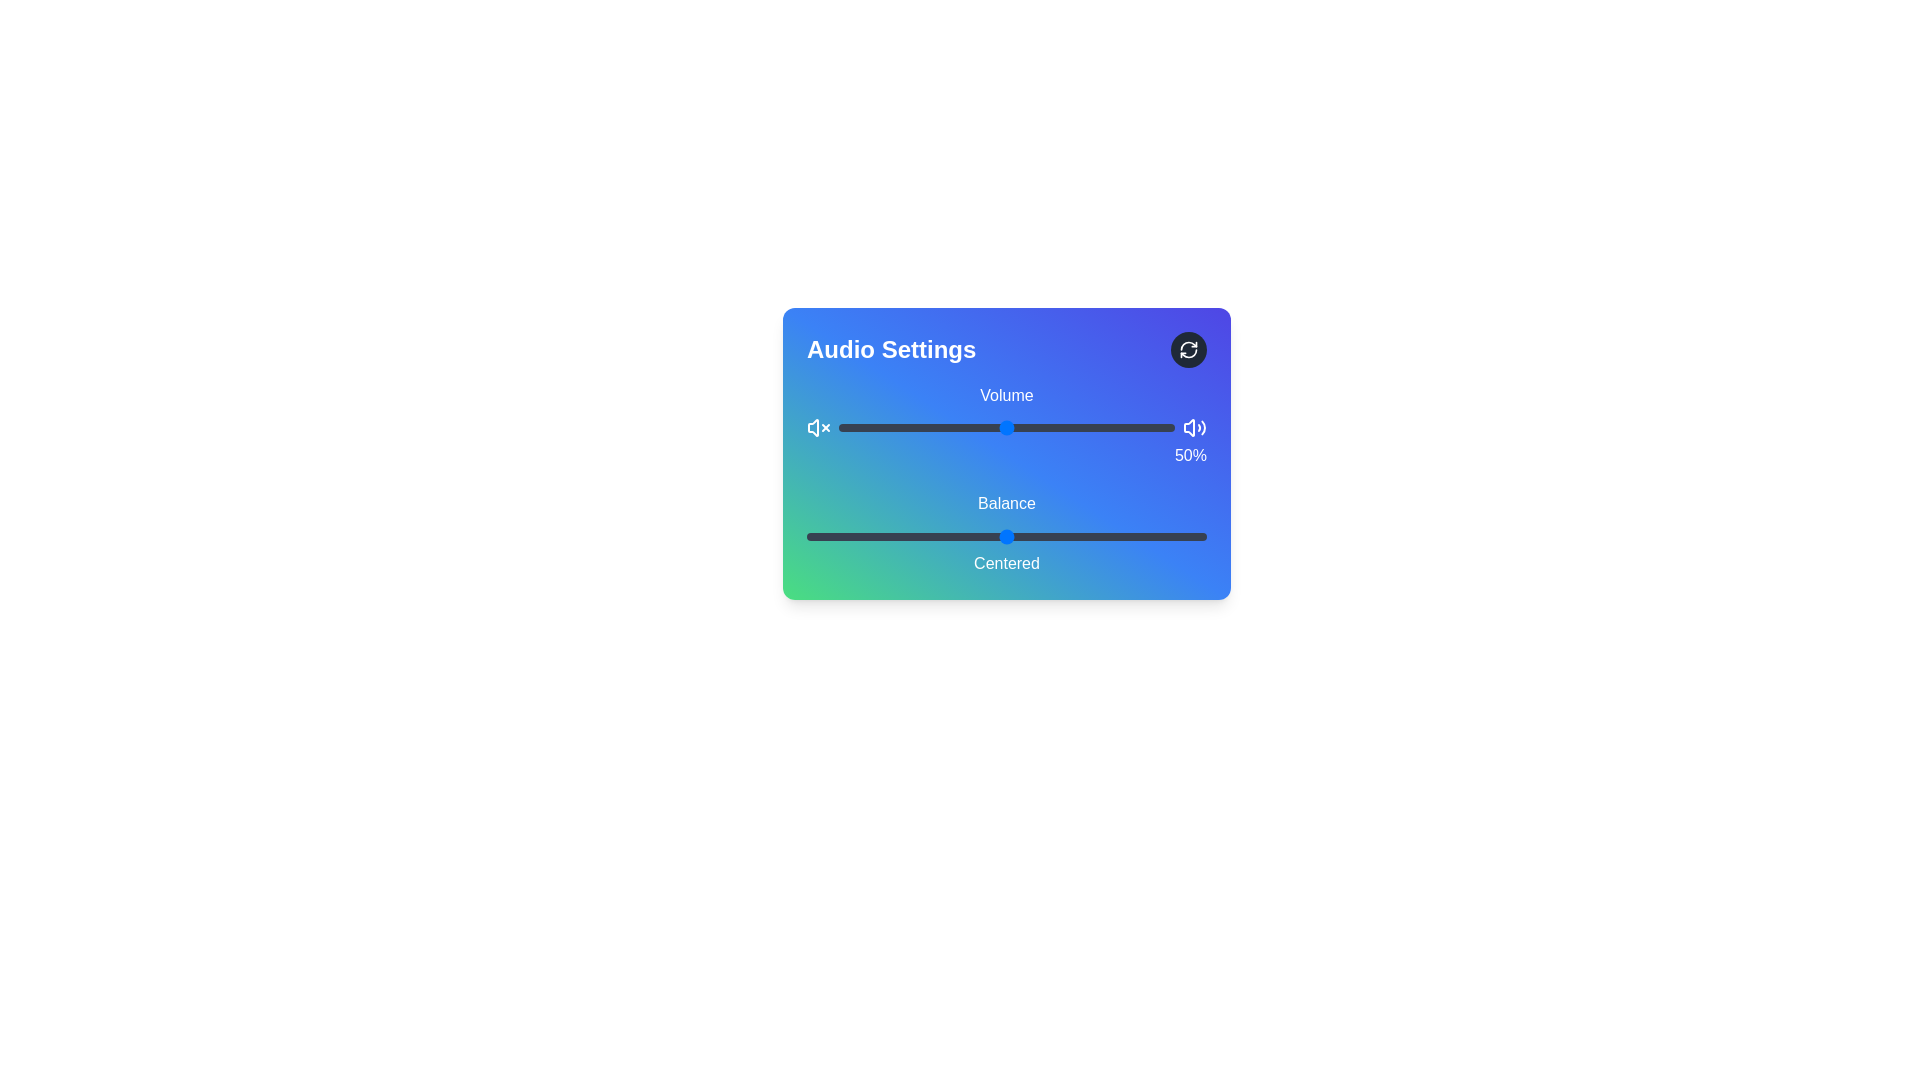 This screenshot has width=1920, height=1080. I want to click on the volume slider, so click(925, 427).